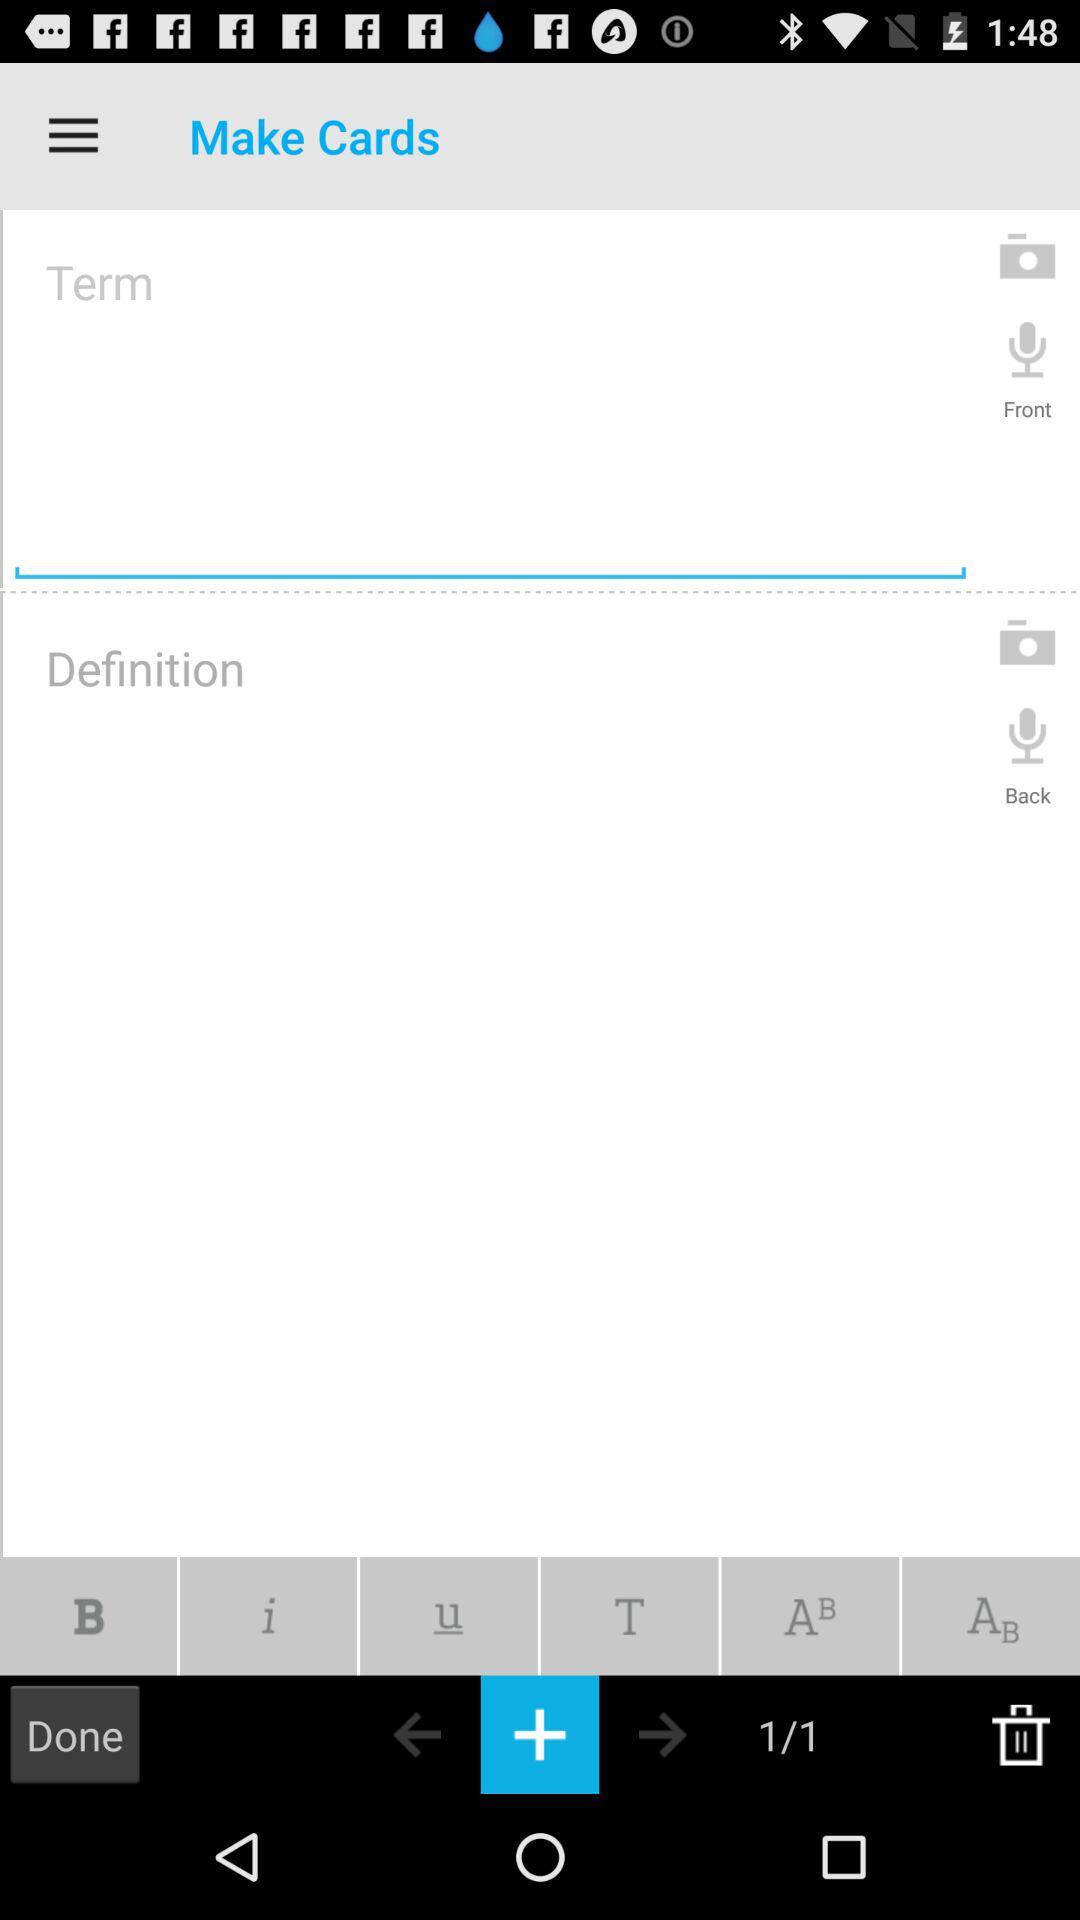 The height and width of the screenshot is (1920, 1080). What do you see at coordinates (1027, 785) in the screenshot?
I see `the microphone icon` at bounding box center [1027, 785].